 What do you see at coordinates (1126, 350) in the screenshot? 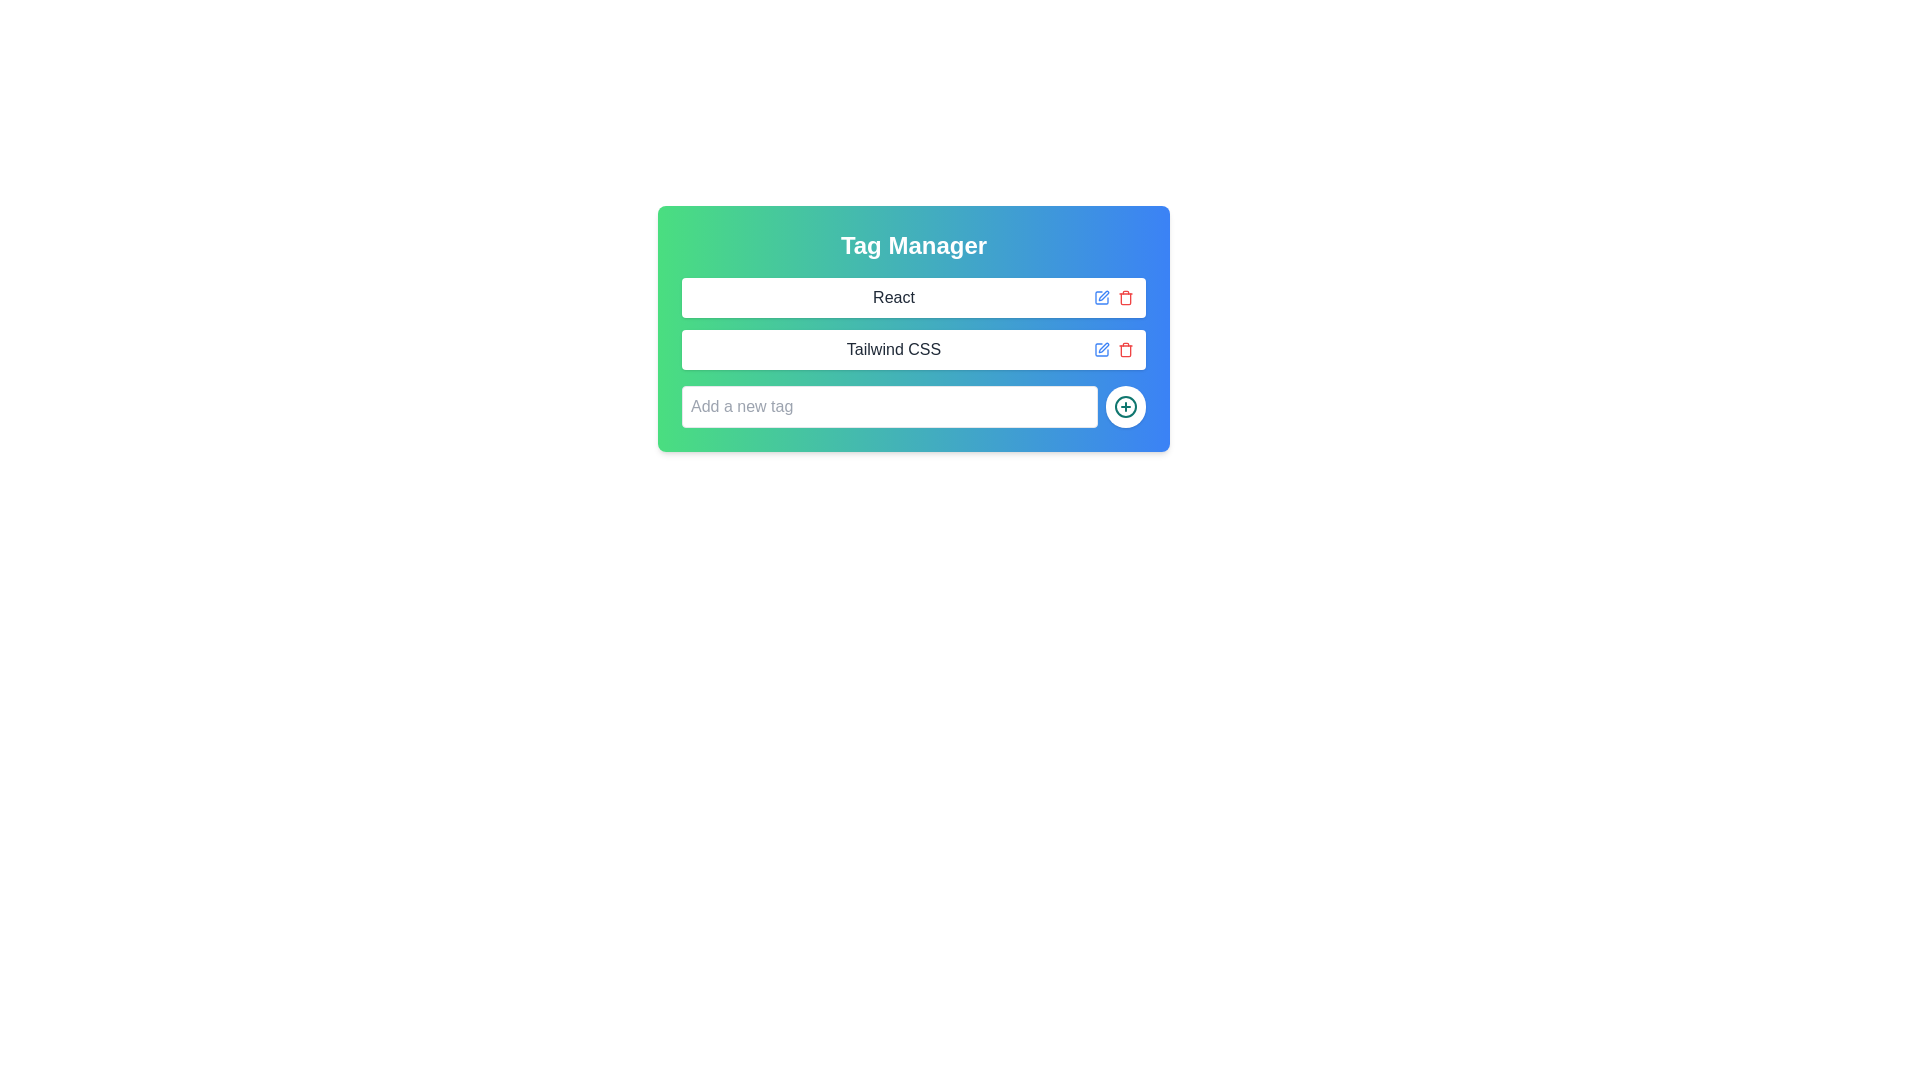
I see `the trash bin icon button` at bounding box center [1126, 350].